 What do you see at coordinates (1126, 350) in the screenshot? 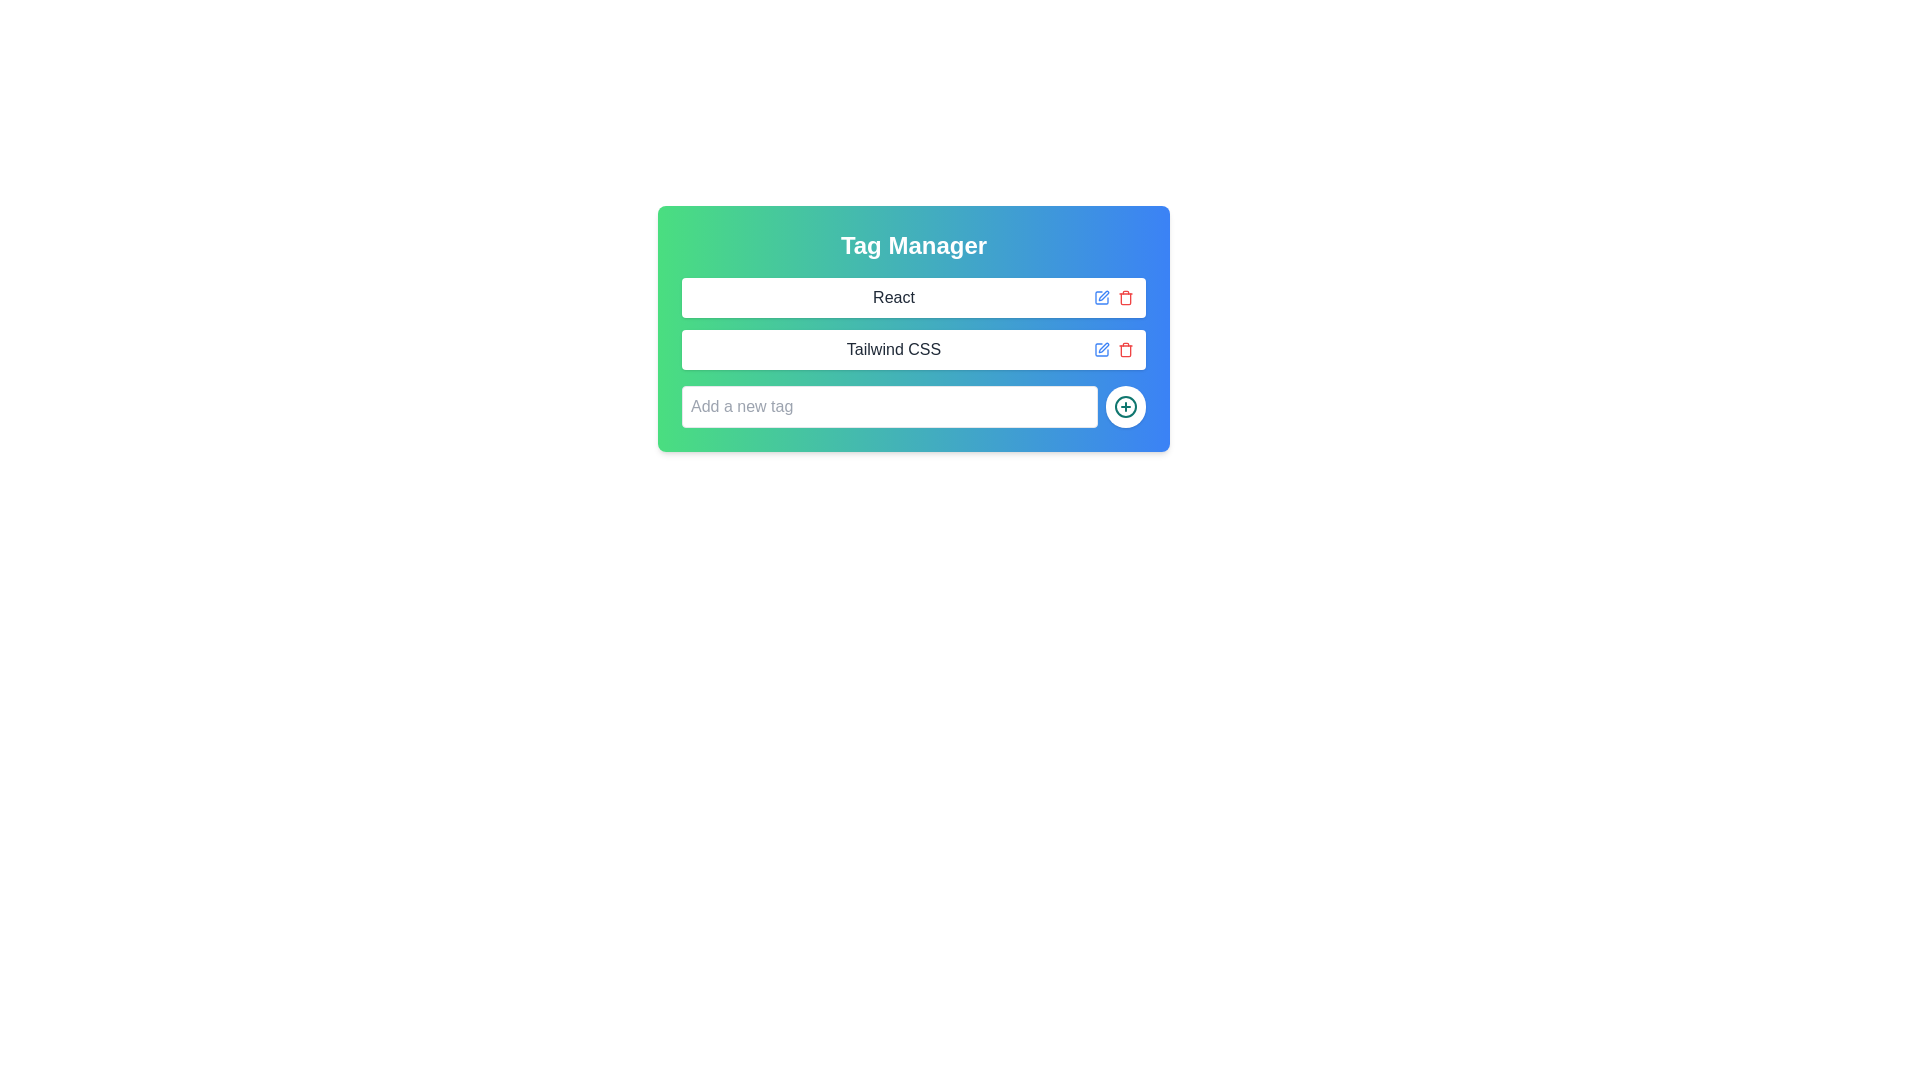
I see `the trash bin icon button` at bounding box center [1126, 350].